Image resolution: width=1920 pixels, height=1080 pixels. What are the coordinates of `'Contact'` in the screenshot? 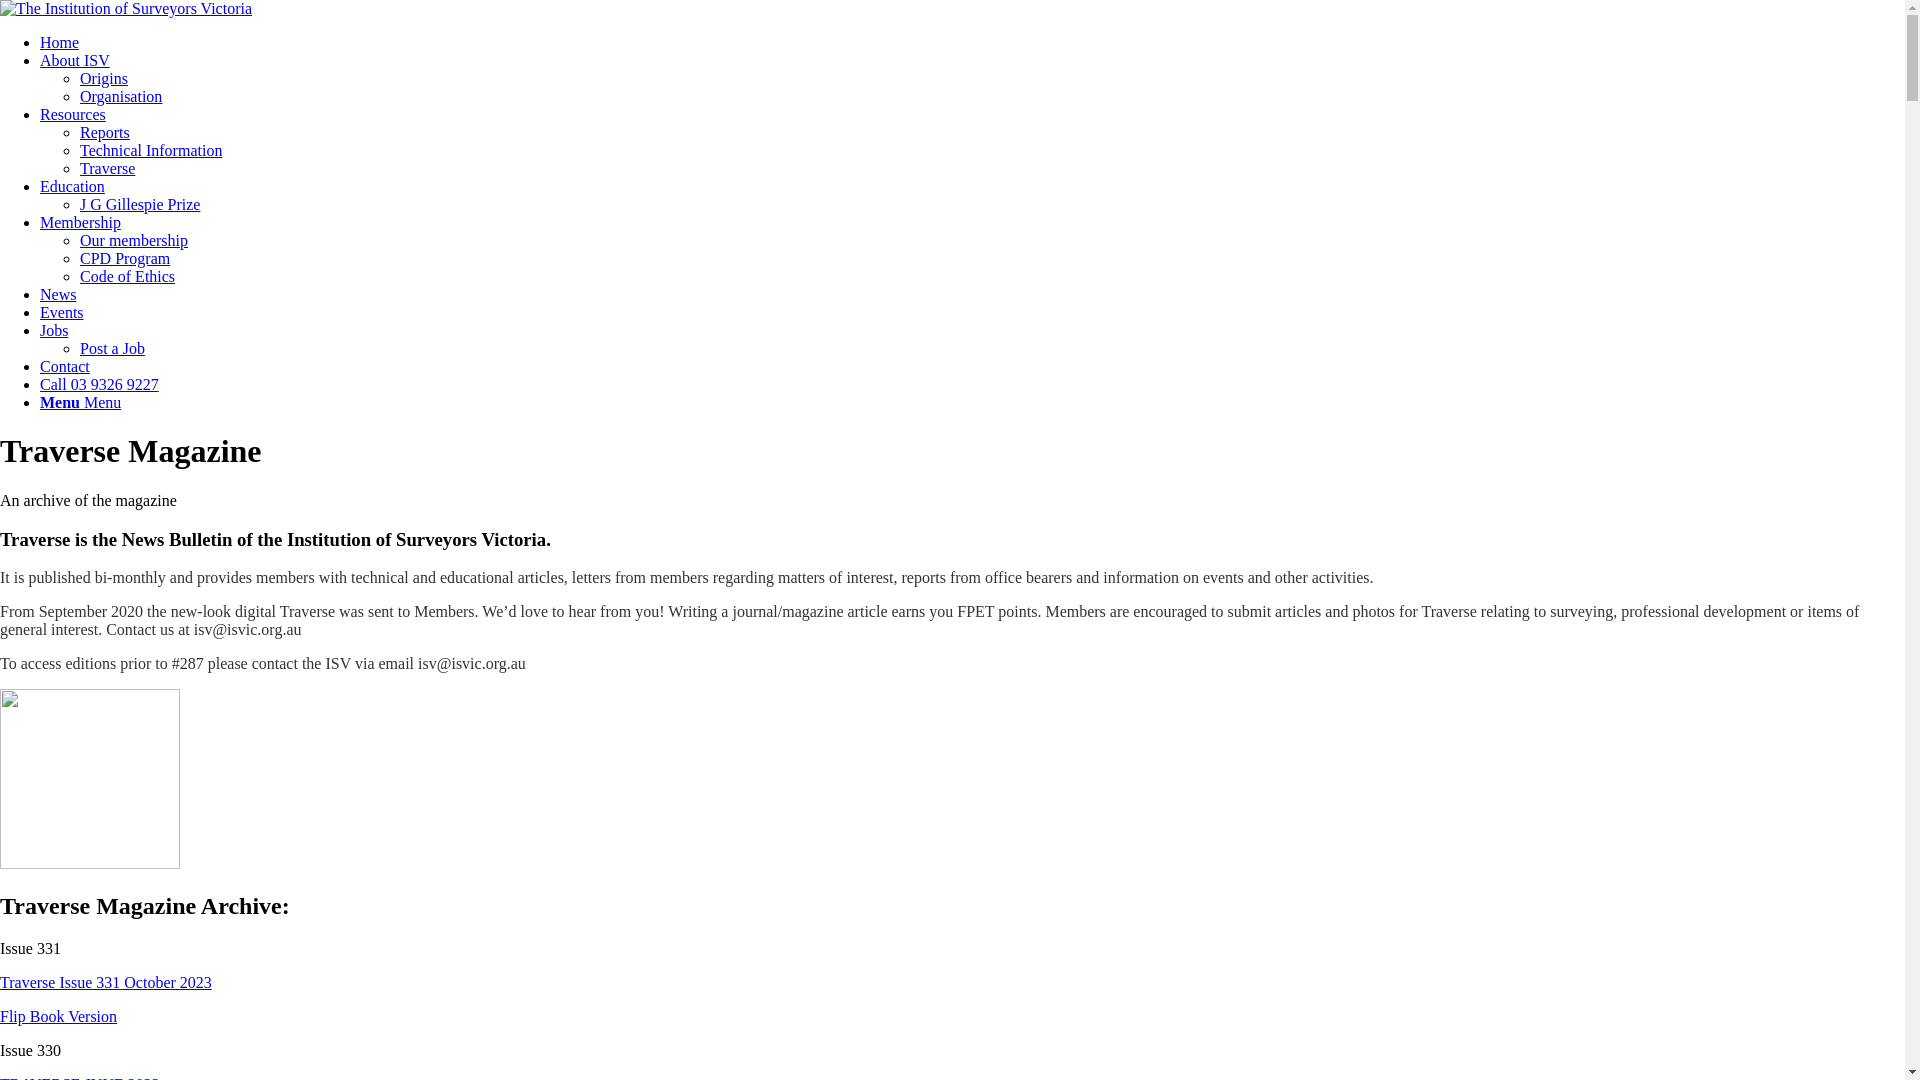 It's located at (65, 366).